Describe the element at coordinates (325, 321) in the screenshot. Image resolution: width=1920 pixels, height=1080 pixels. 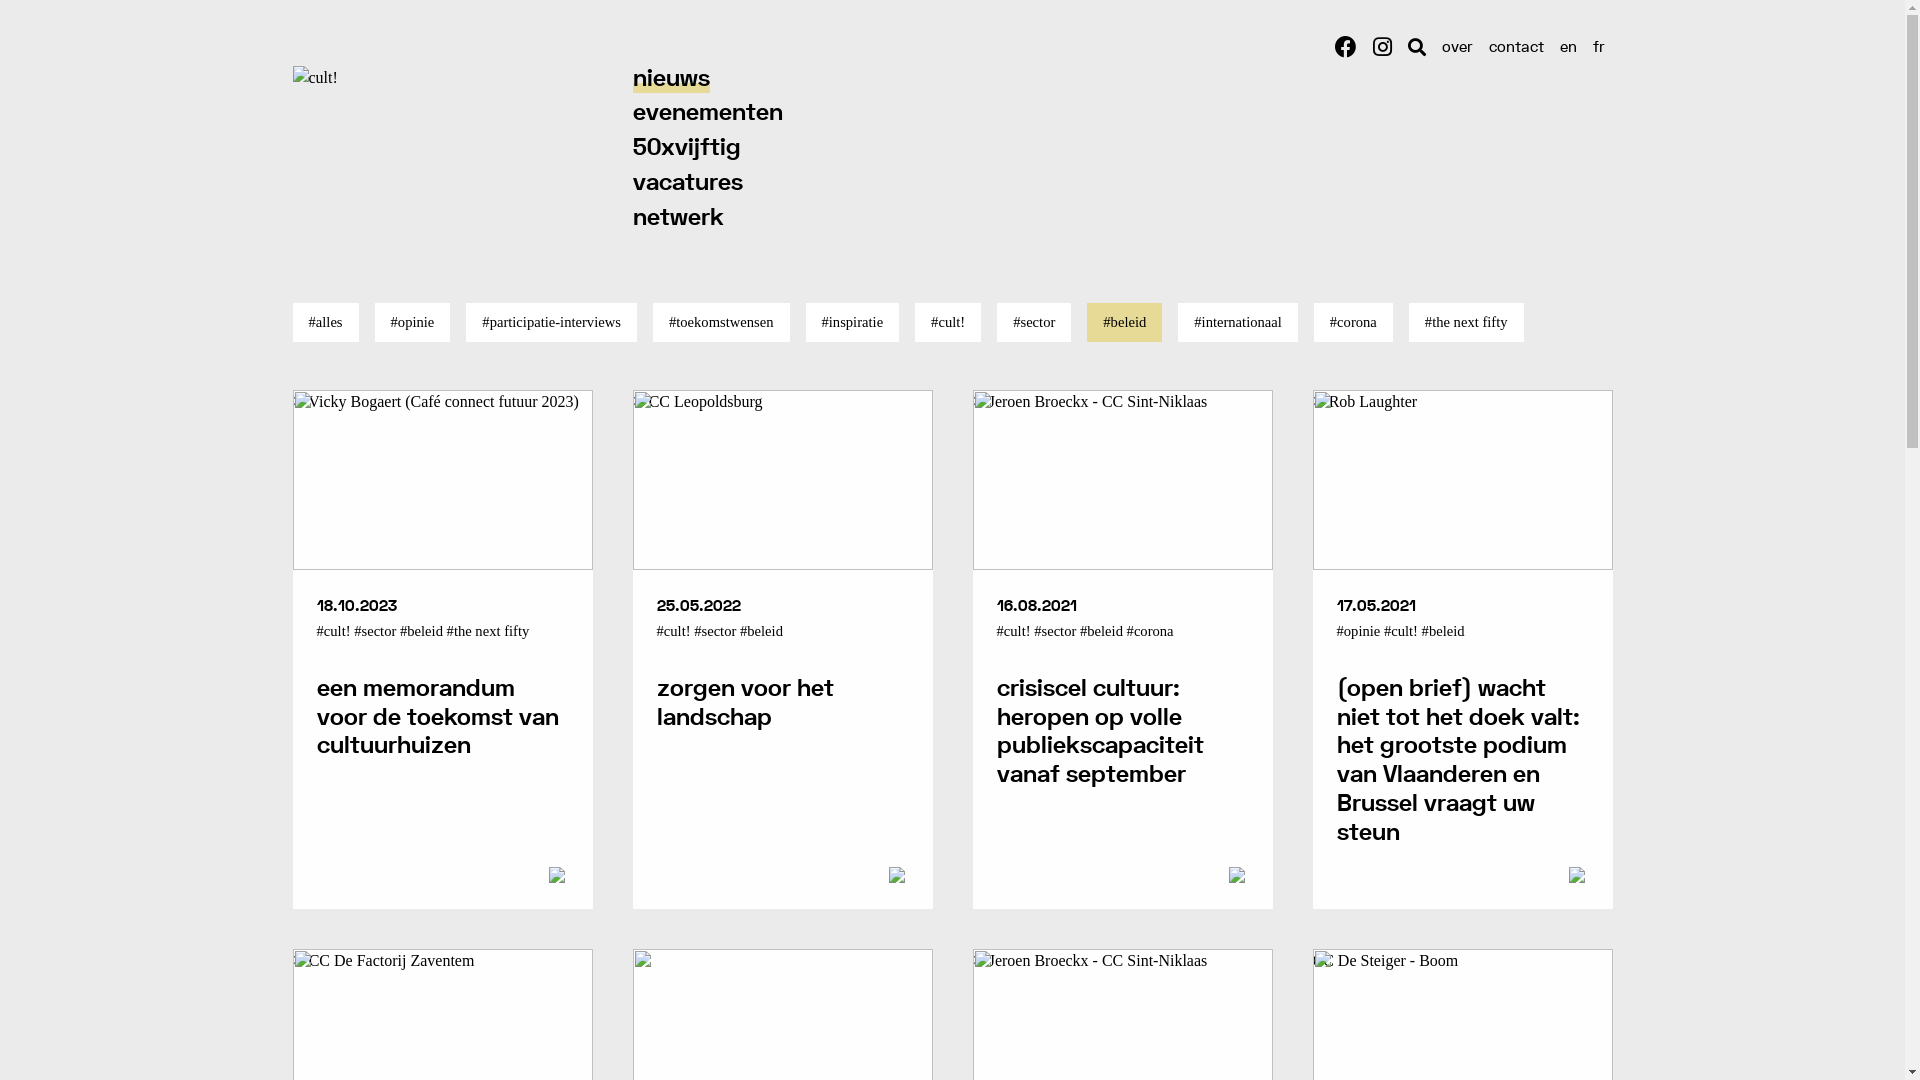
I see `'#alles'` at that location.